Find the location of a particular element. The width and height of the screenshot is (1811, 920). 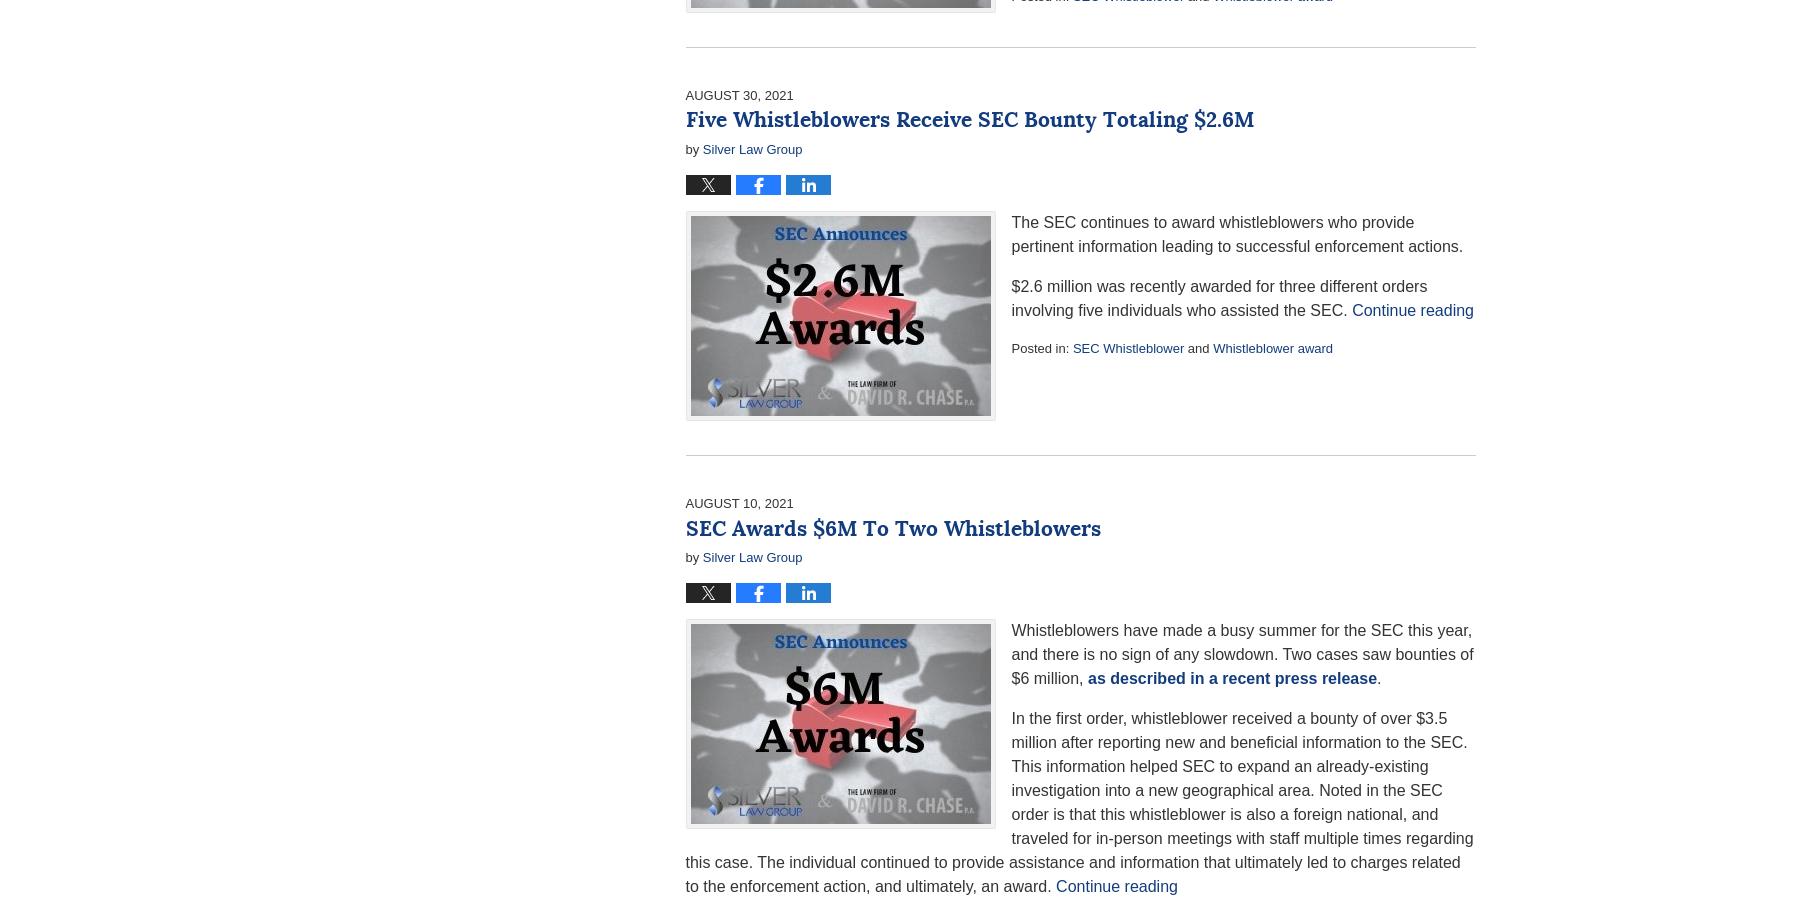

'as described in a recent press release' is located at coordinates (1232, 677).